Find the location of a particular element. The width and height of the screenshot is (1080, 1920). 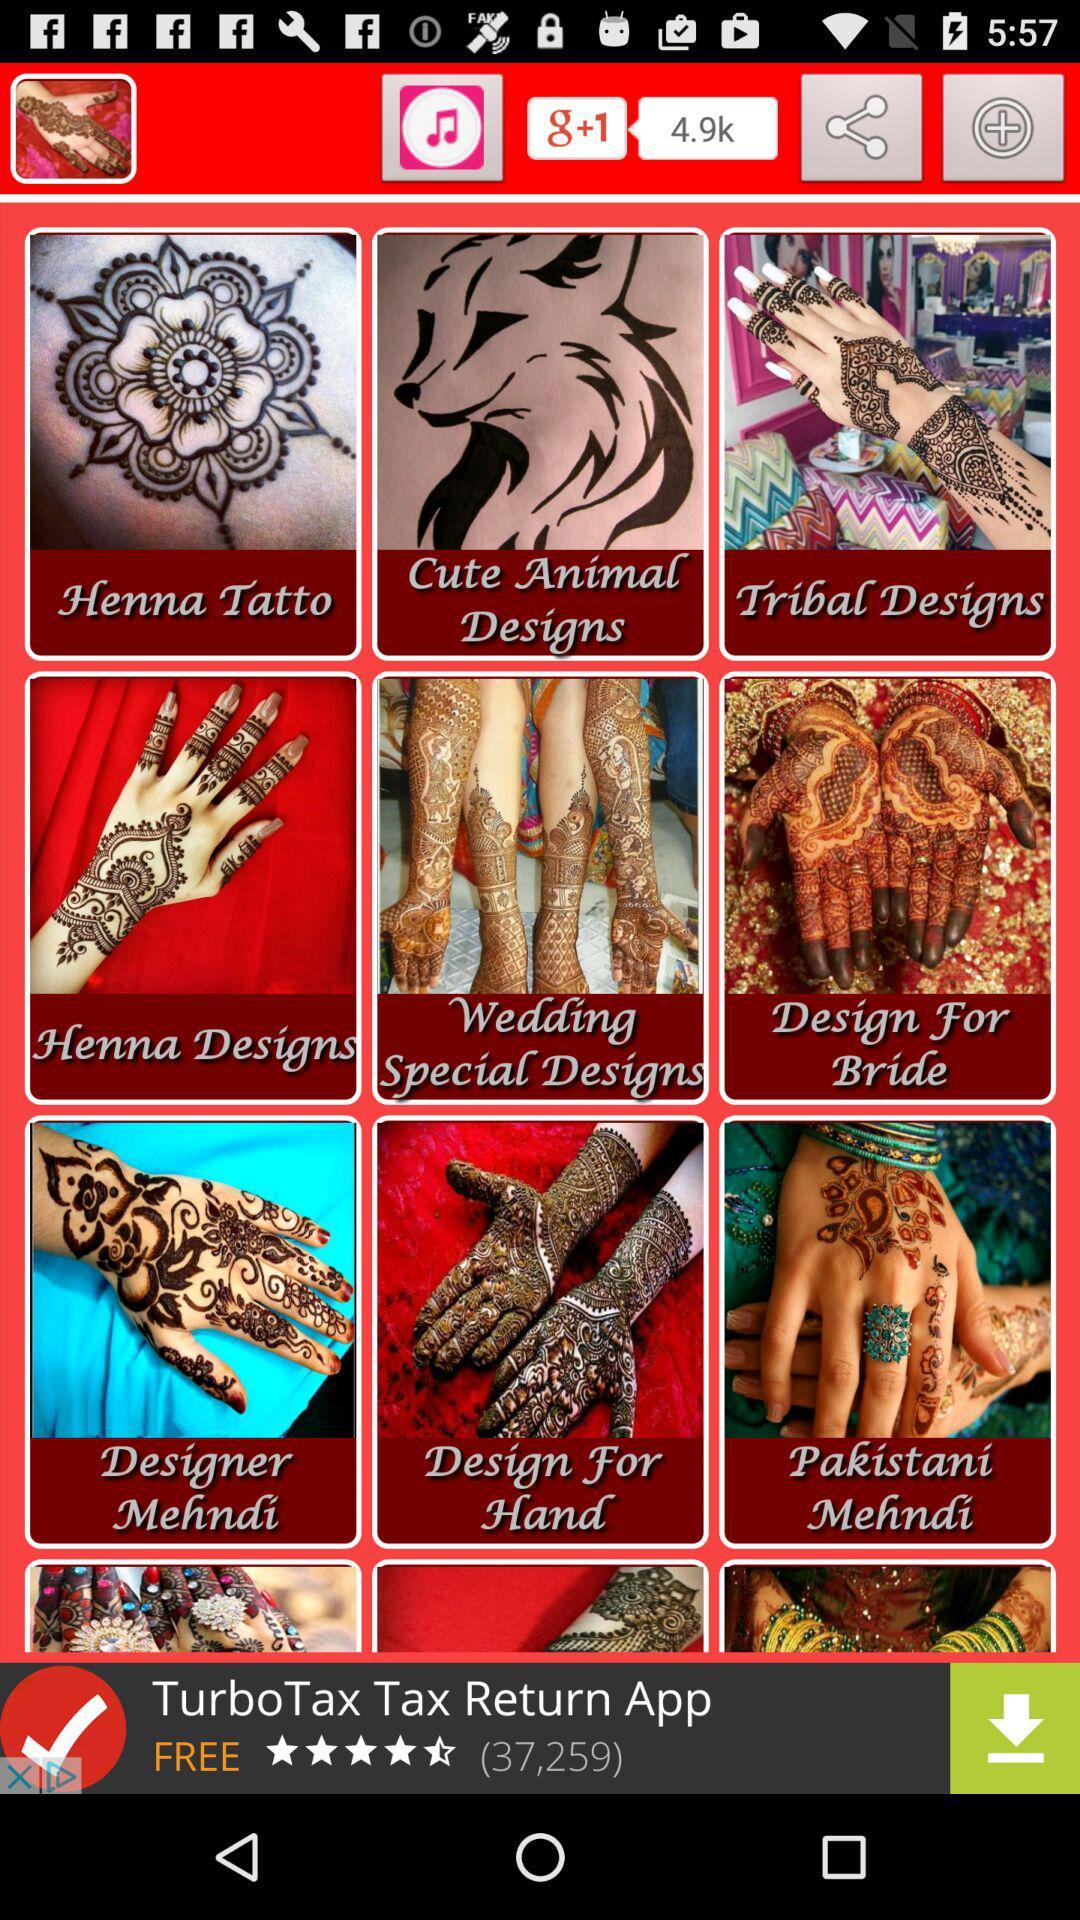

downloading is located at coordinates (540, 1727).